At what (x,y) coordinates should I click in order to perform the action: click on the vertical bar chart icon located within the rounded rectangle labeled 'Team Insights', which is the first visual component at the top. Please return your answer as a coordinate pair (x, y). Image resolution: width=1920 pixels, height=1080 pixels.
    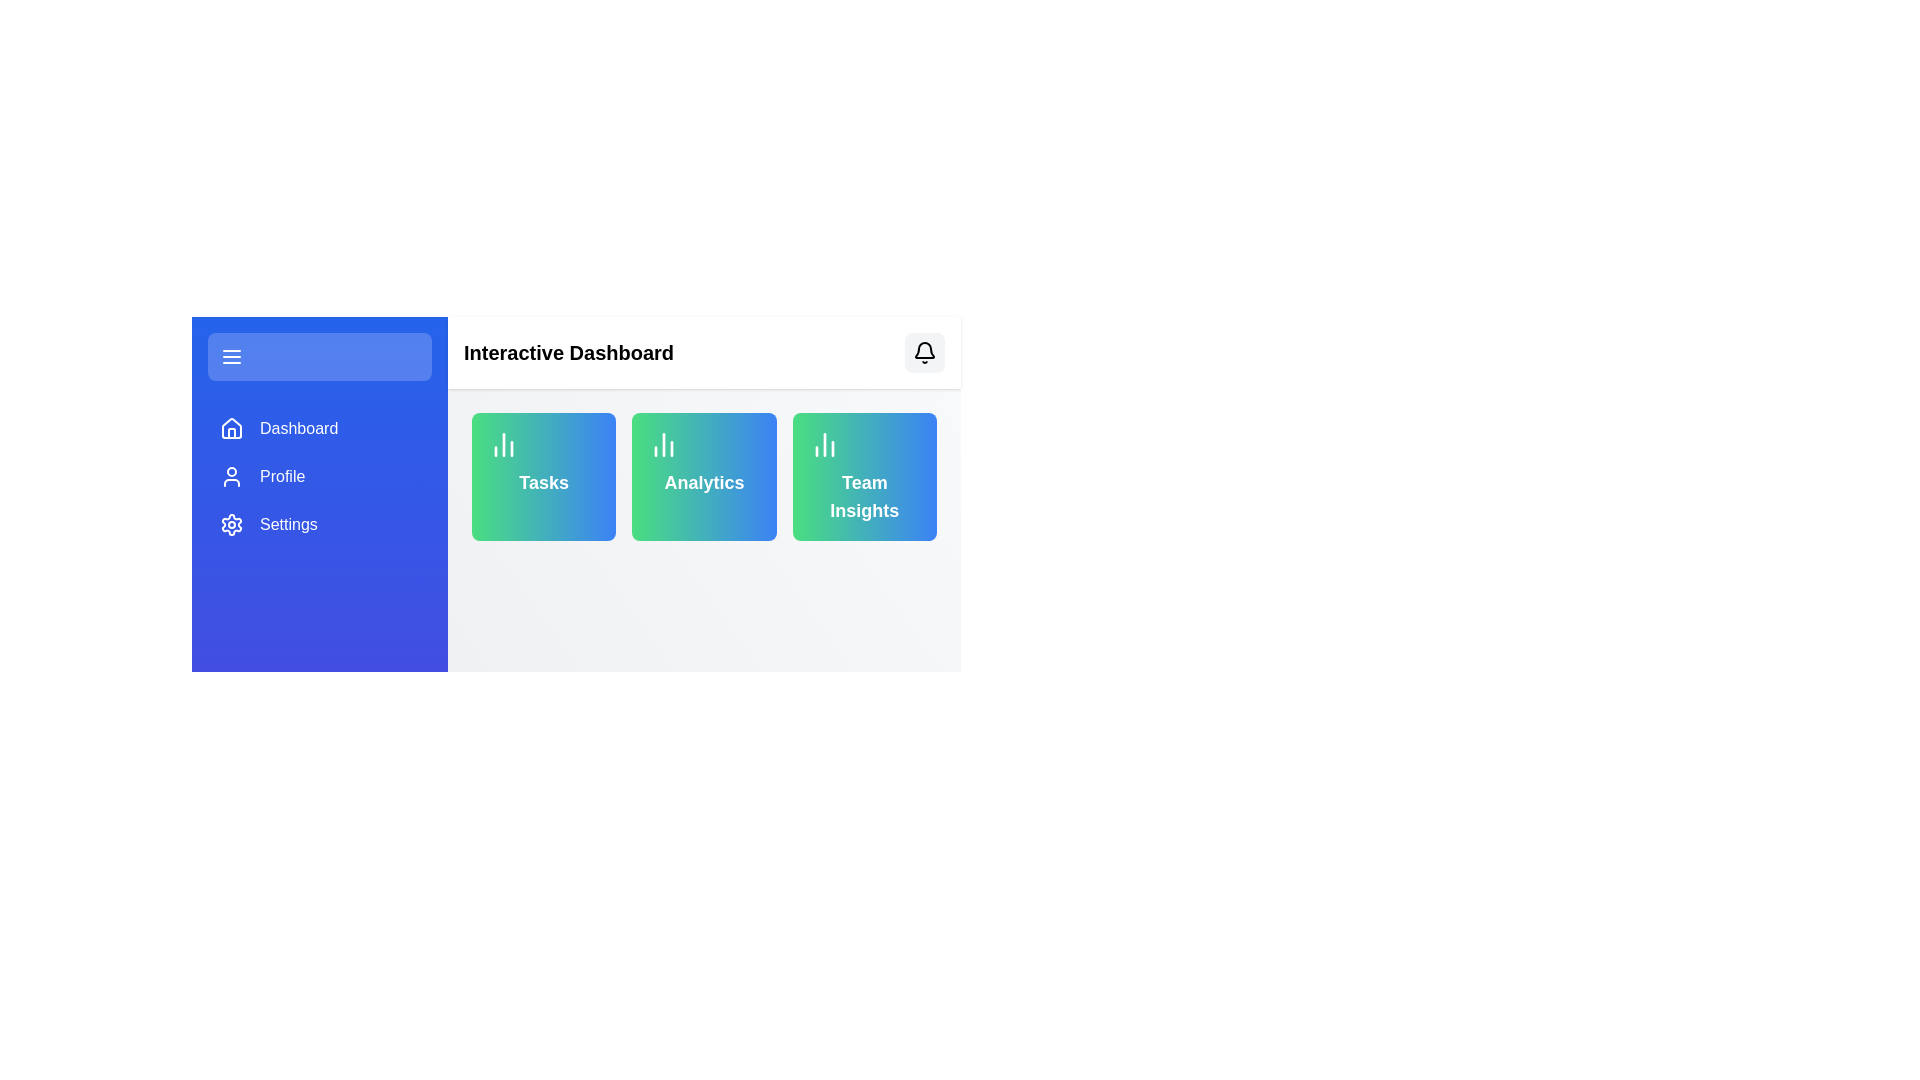
    Looking at the image, I should click on (824, 443).